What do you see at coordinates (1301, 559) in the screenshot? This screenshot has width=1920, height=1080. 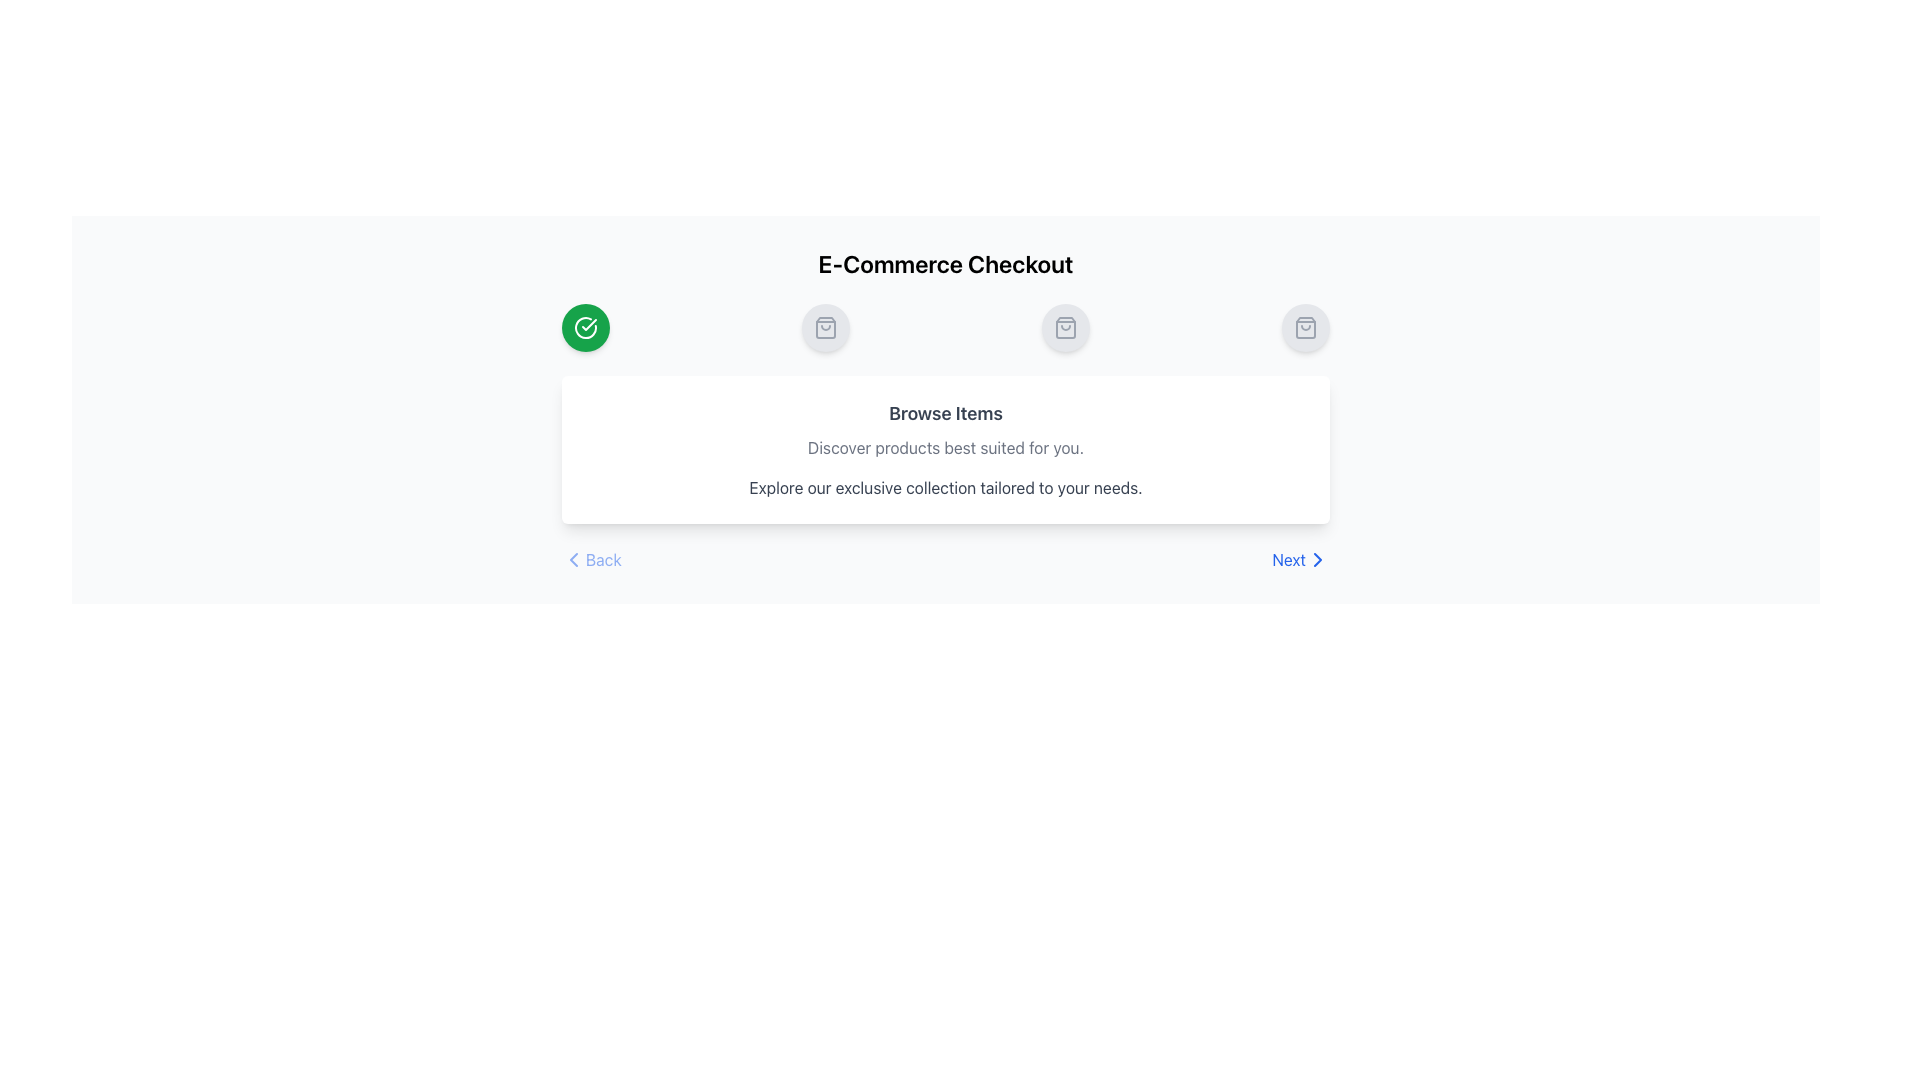 I see `the 'Next' button, which is a textual link styled in blue with a chevron arrow pointing right, located at the bottom-right section of the interface` at bounding box center [1301, 559].